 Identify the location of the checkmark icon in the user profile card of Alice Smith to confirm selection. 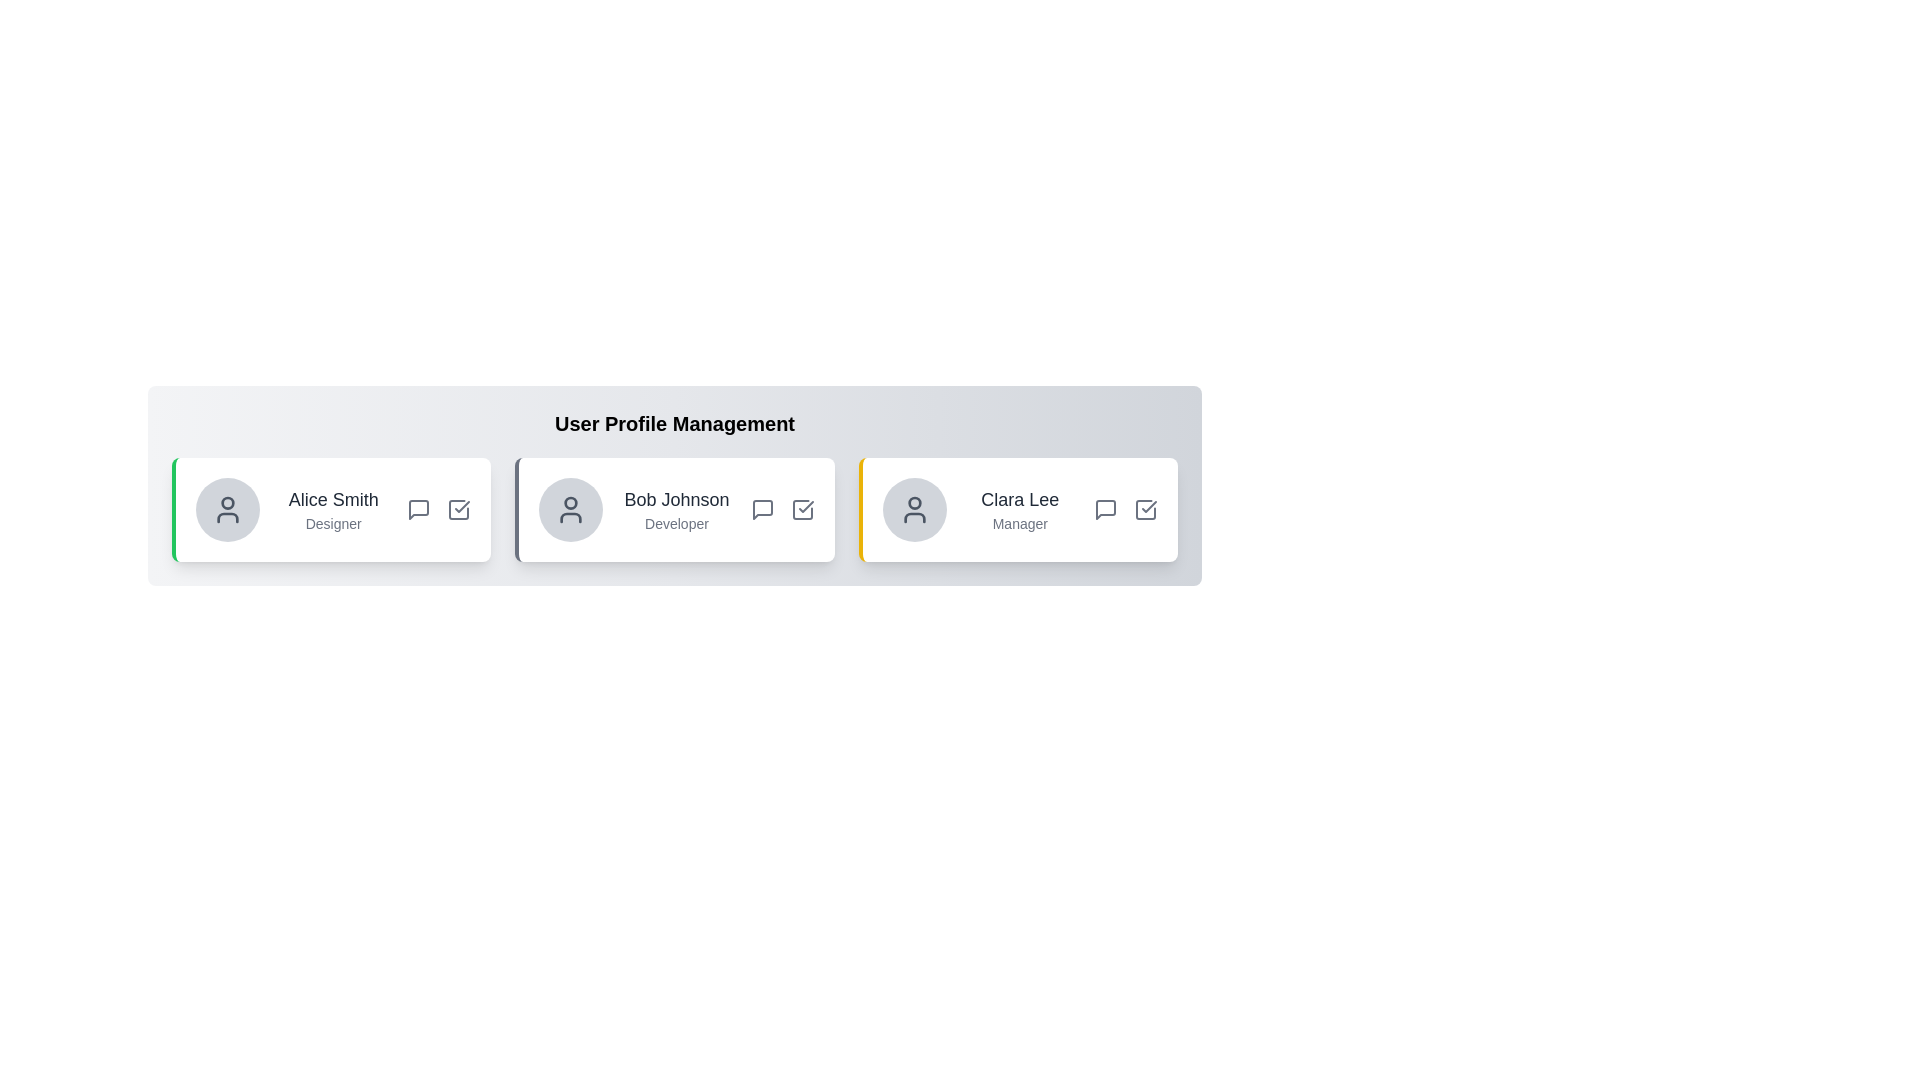
(458, 508).